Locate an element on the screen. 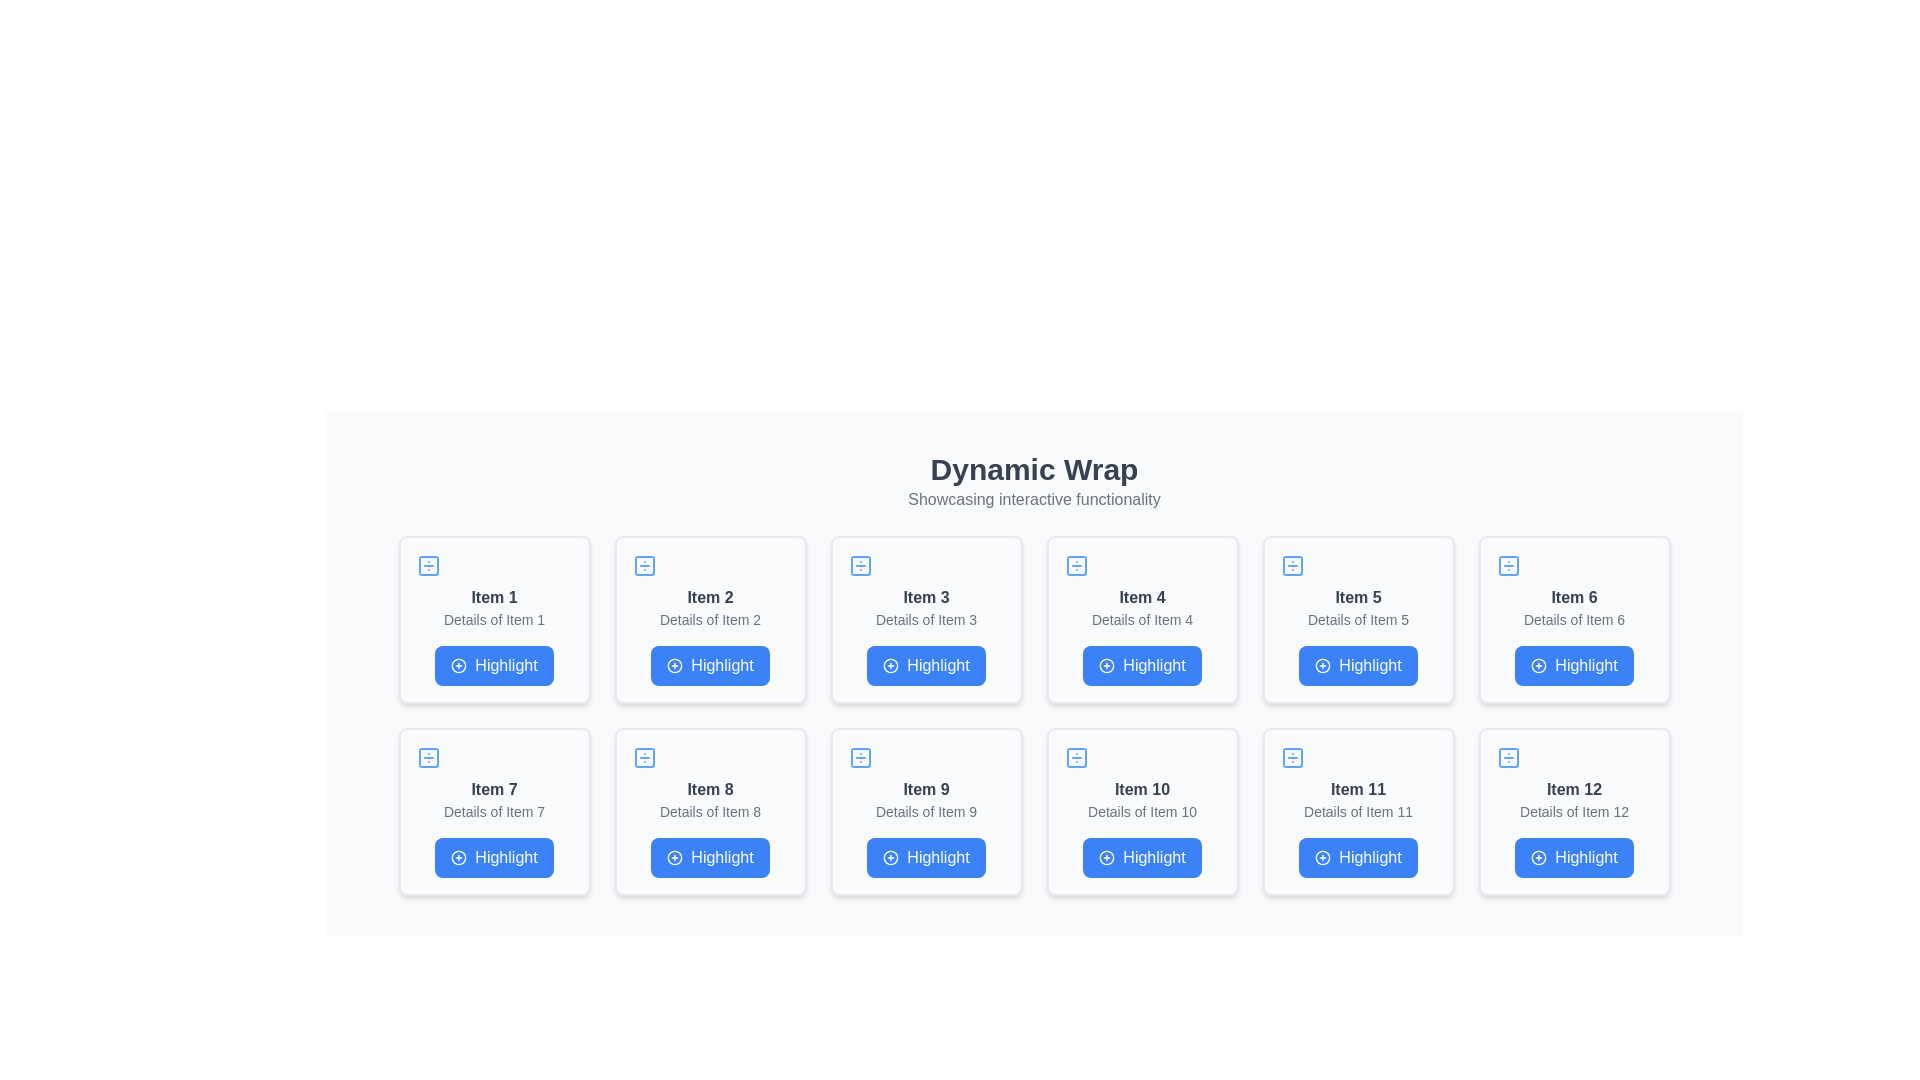 The width and height of the screenshot is (1920, 1080). the button that triggers the highlighting action for 'Item 2', located below the 'Details of Item 2' text in the second card of the first row is located at coordinates (710, 666).